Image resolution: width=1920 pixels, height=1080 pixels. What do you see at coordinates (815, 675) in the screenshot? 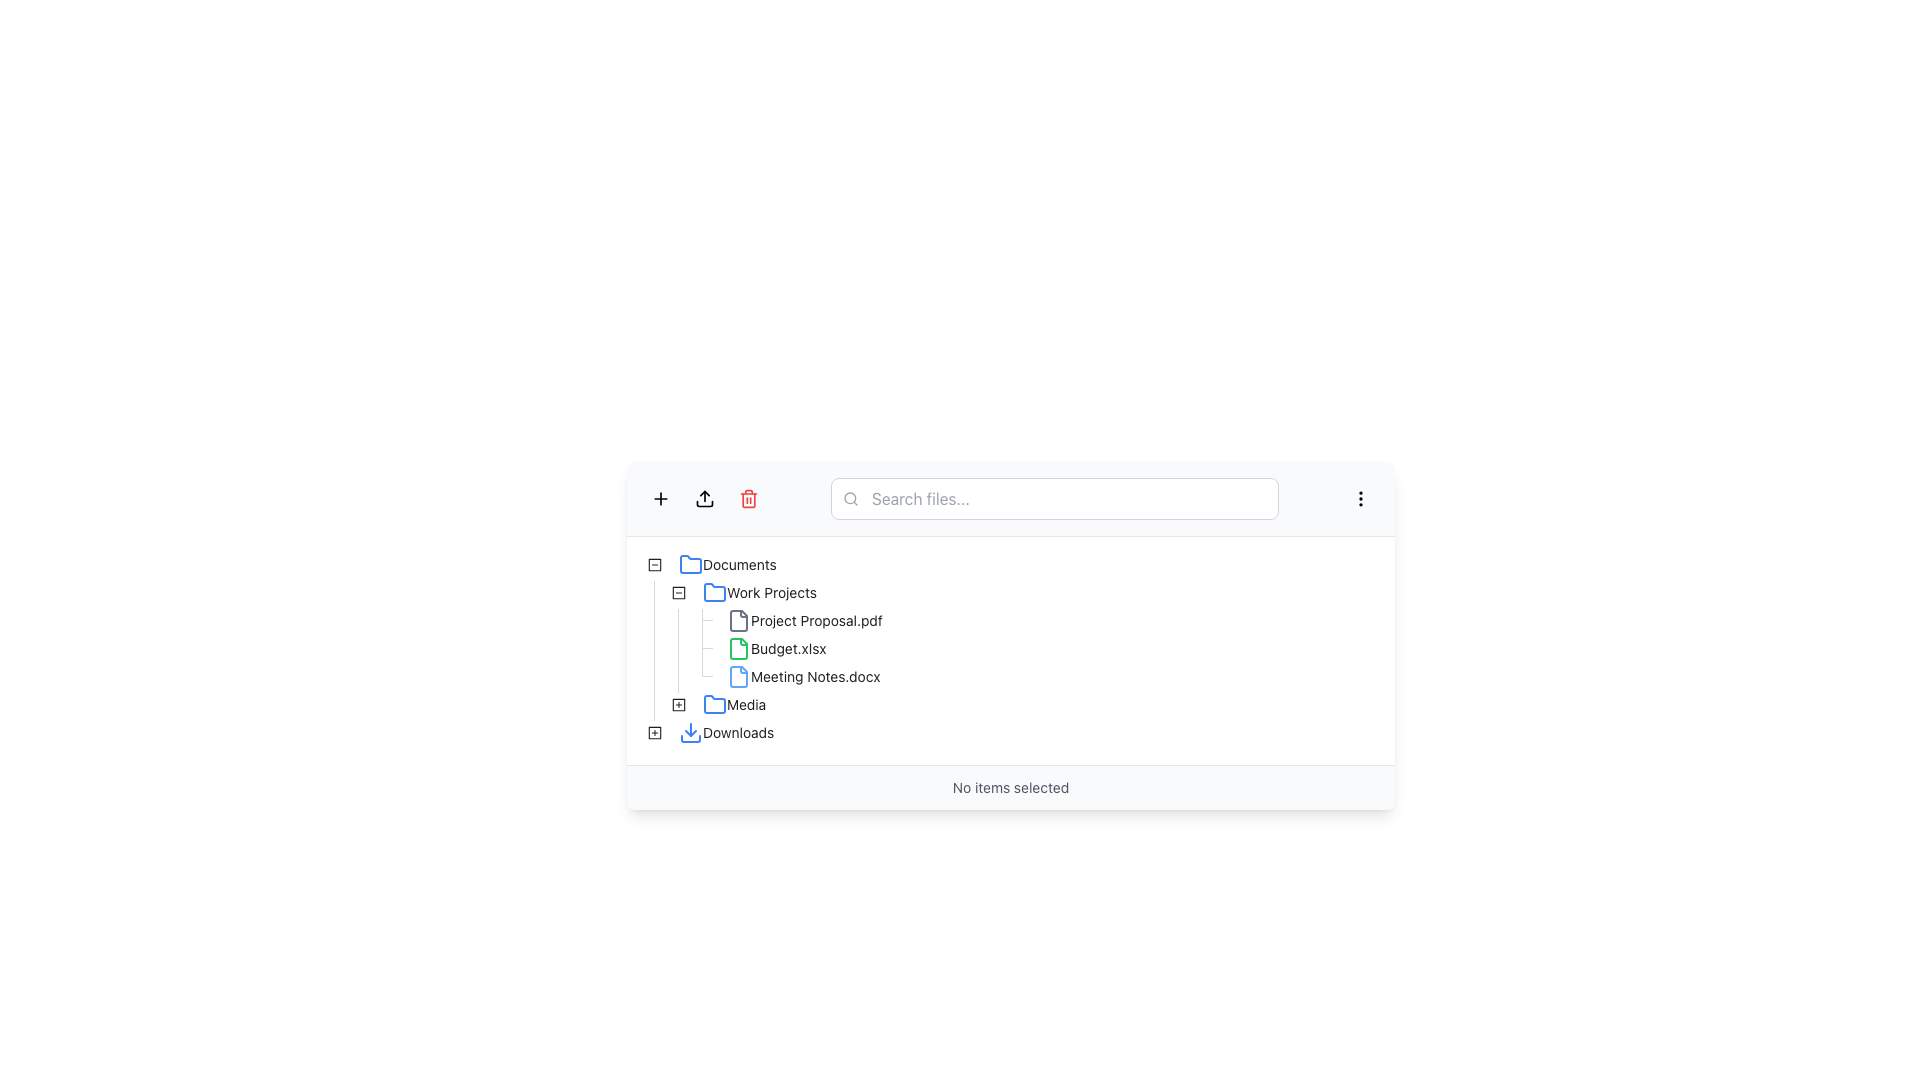
I see `the 'Meeting Notes.docx' text label in the tree menu` at bounding box center [815, 675].